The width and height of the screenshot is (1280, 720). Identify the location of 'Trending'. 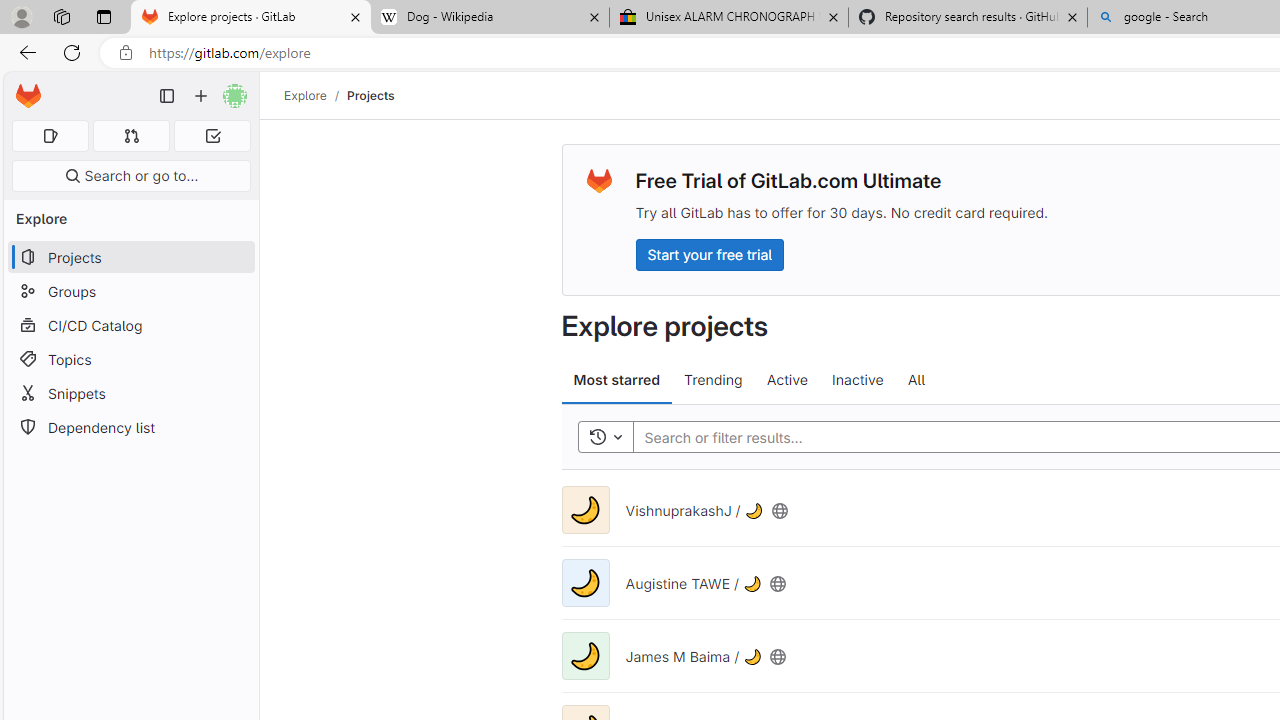
(713, 380).